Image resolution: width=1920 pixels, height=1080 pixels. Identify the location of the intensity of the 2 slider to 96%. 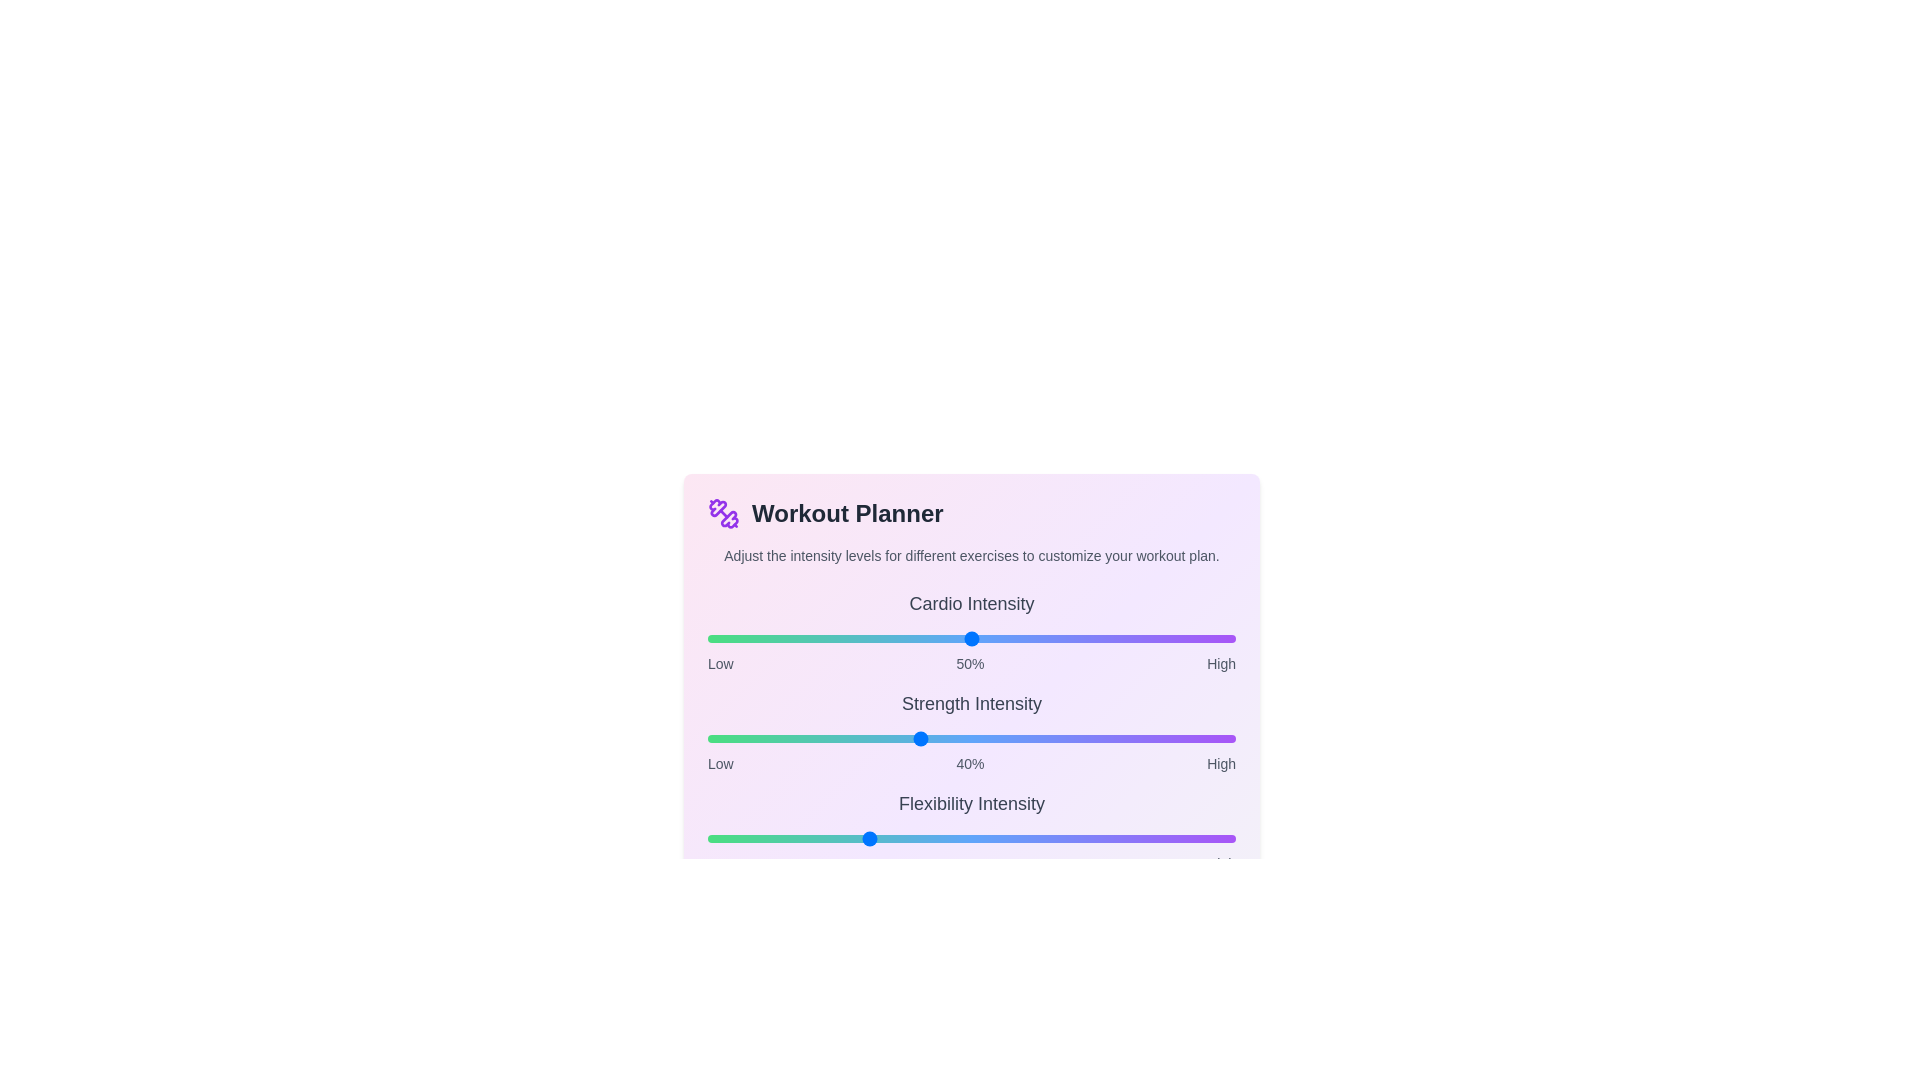
(1213, 839).